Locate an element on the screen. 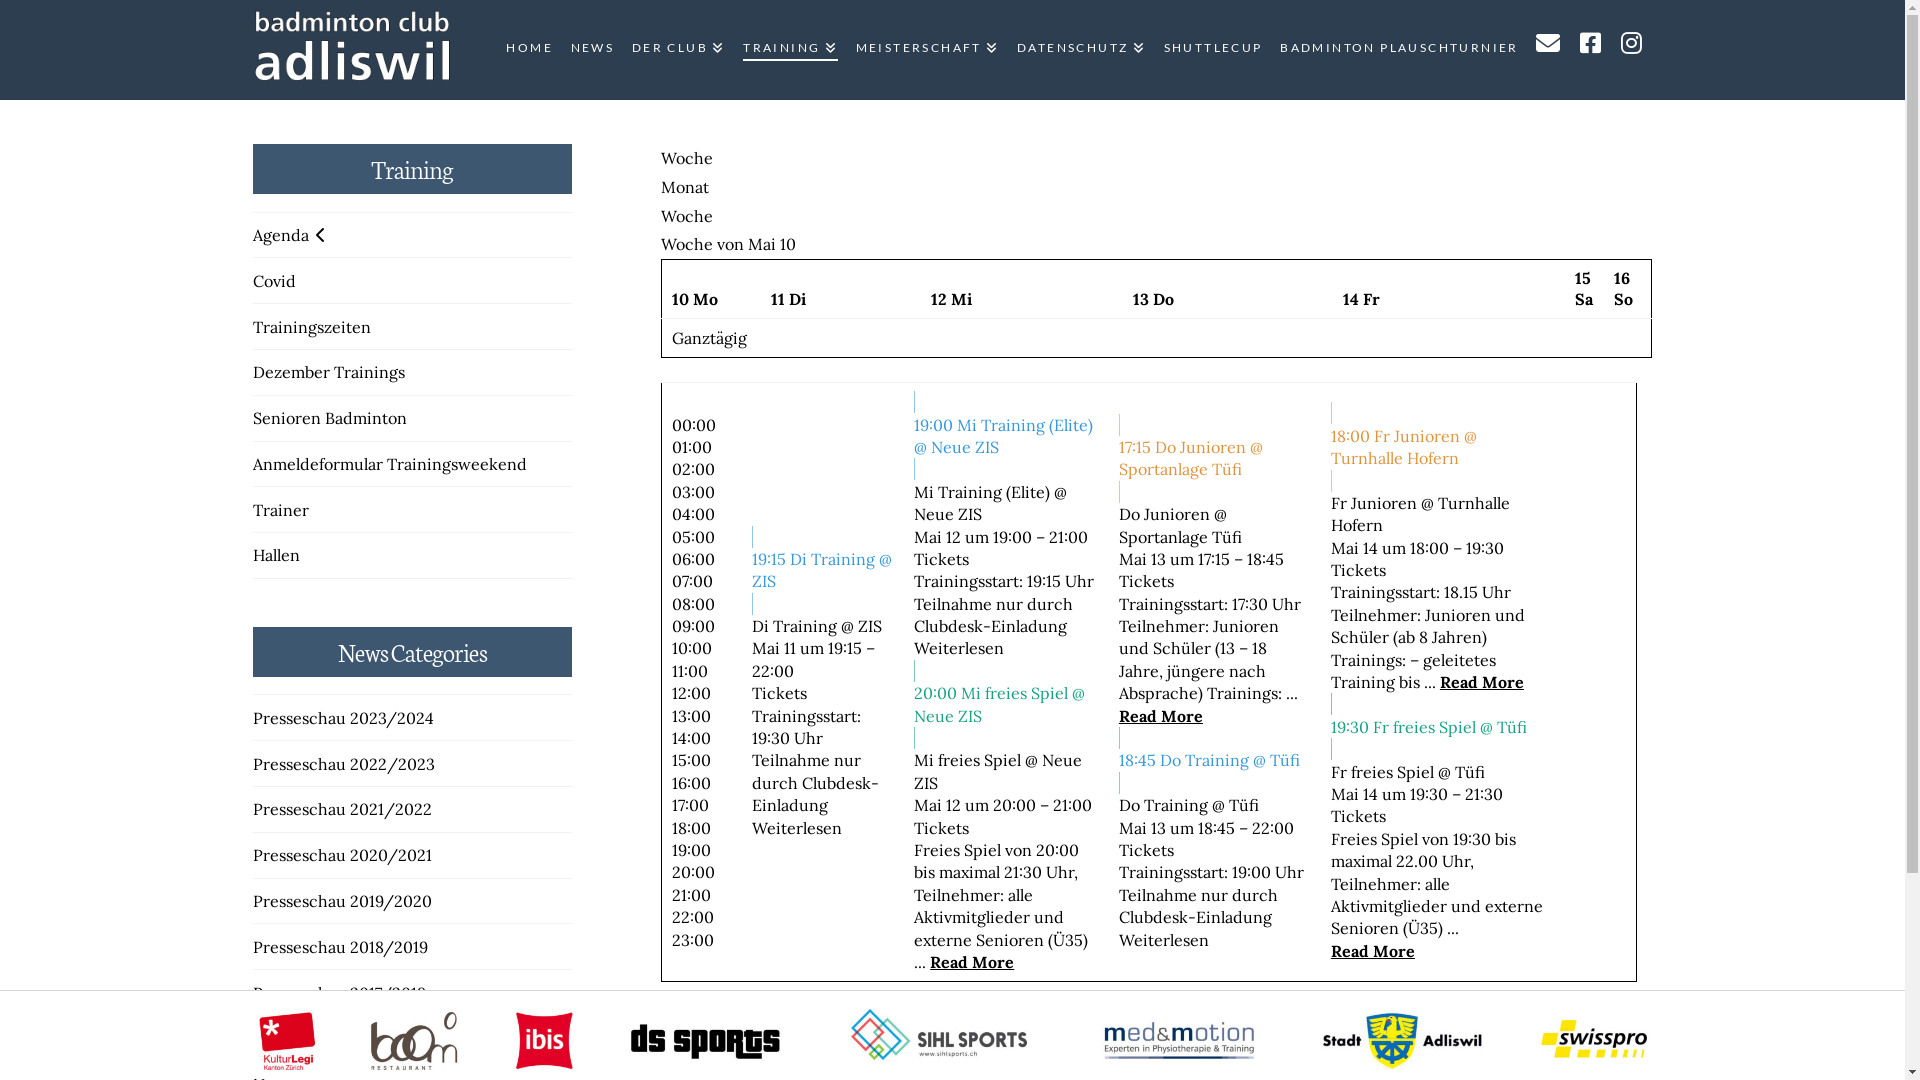 The width and height of the screenshot is (1920, 1080). 'MEISTERSCHAFT' is located at coordinates (845, 49).